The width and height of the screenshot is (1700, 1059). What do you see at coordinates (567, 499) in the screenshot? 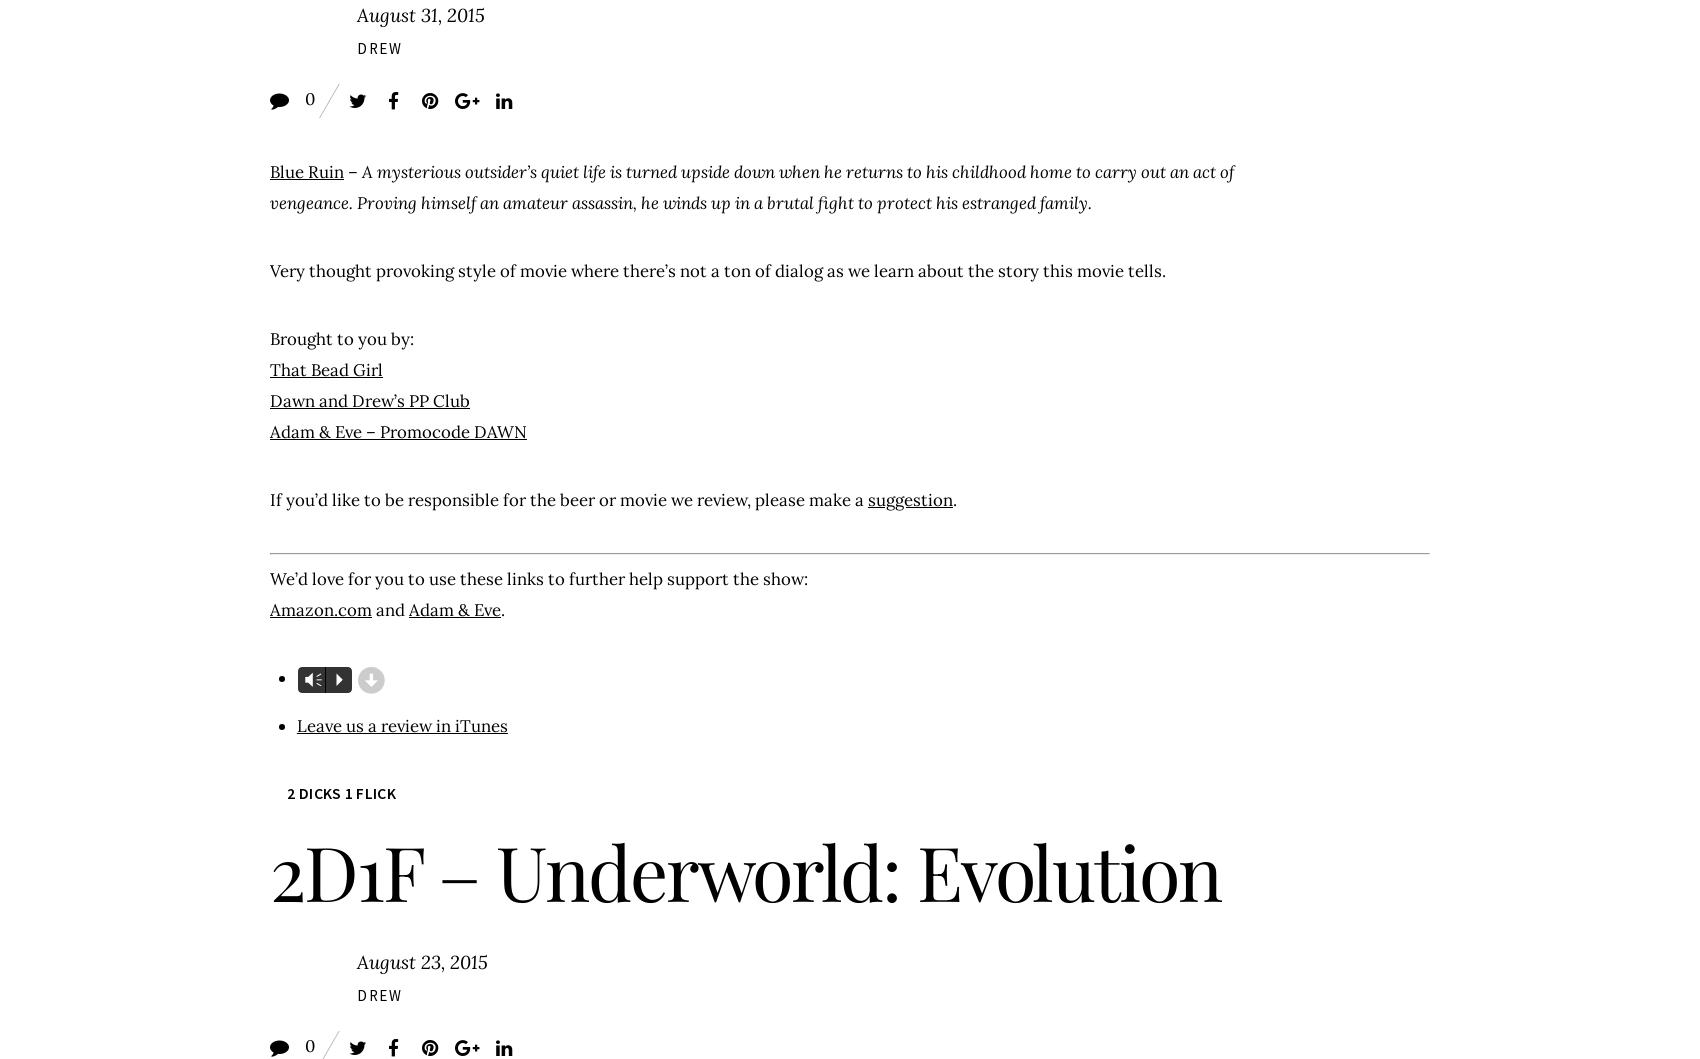
I see `'If you’d like to be responsible for the beer or movie we review, please make a'` at bounding box center [567, 499].